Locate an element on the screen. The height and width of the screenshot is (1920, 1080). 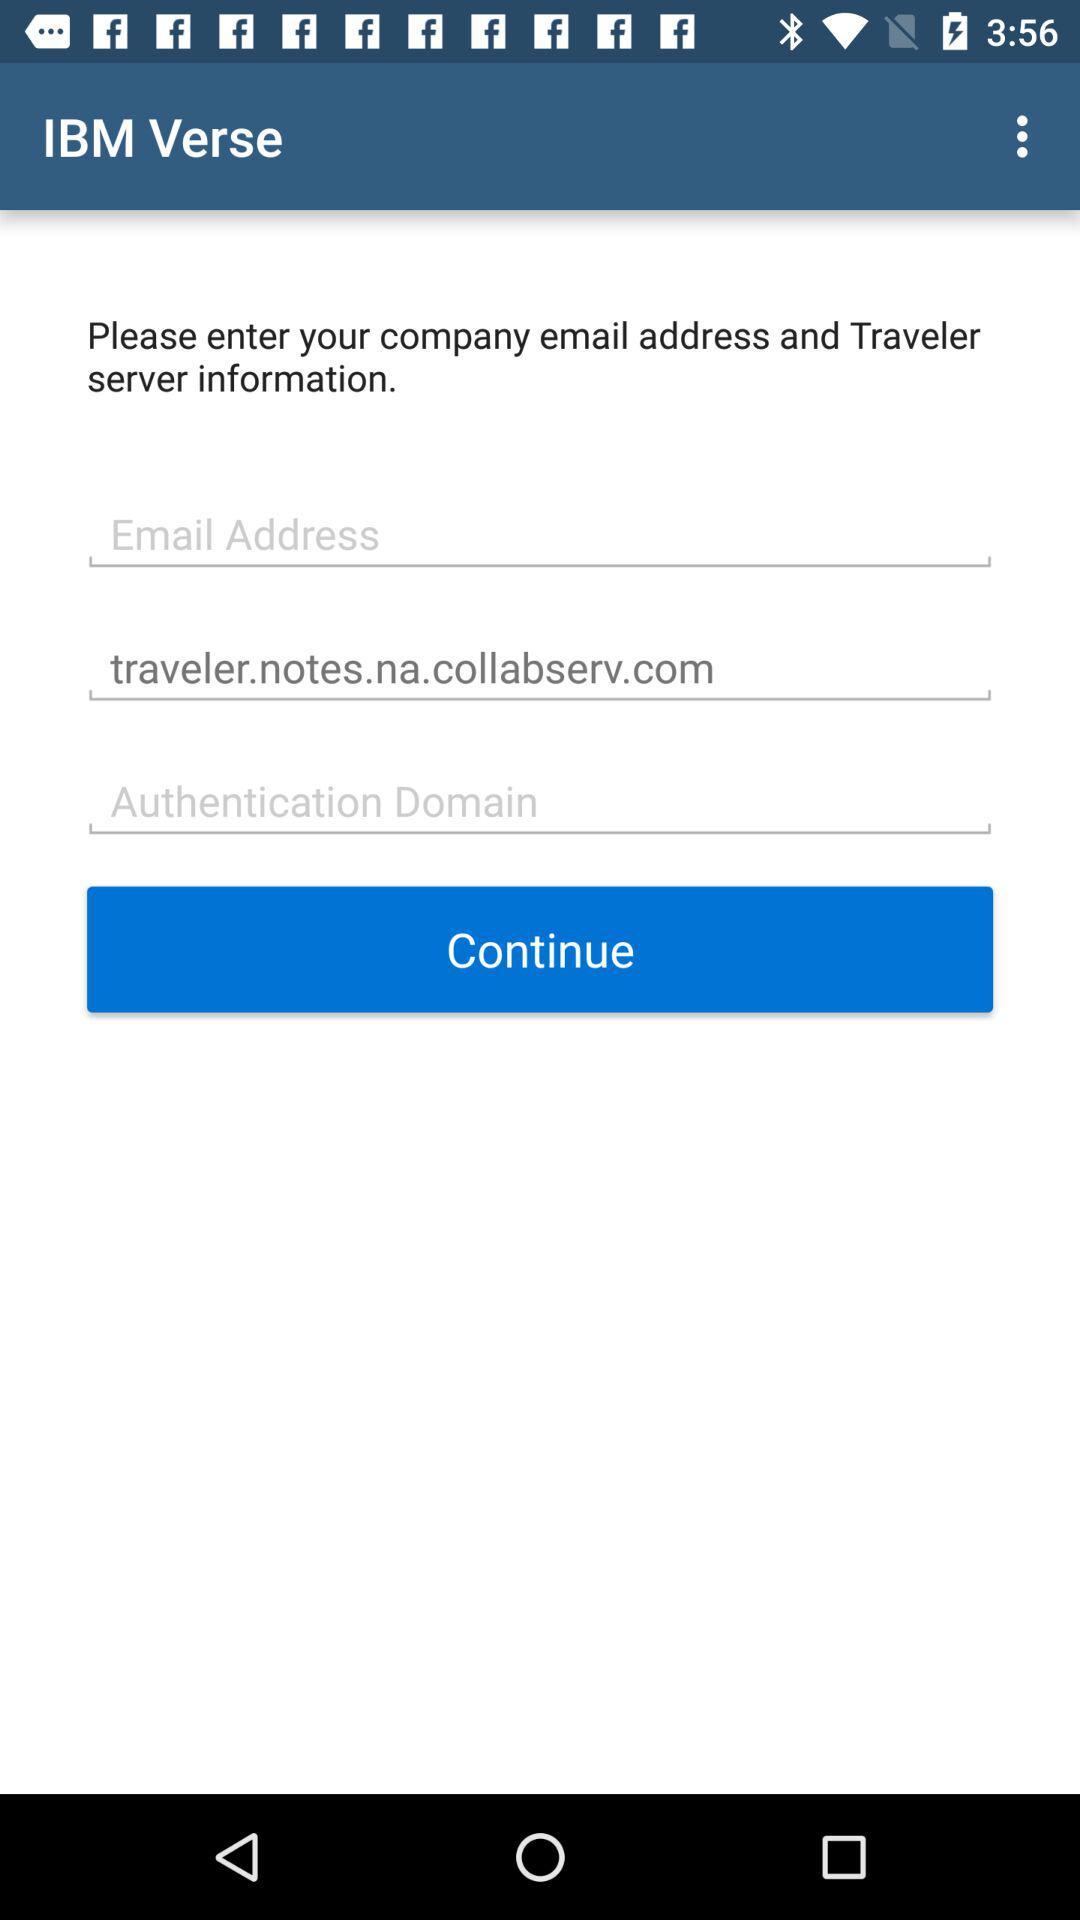
the item above please enter your is located at coordinates (1027, 135).